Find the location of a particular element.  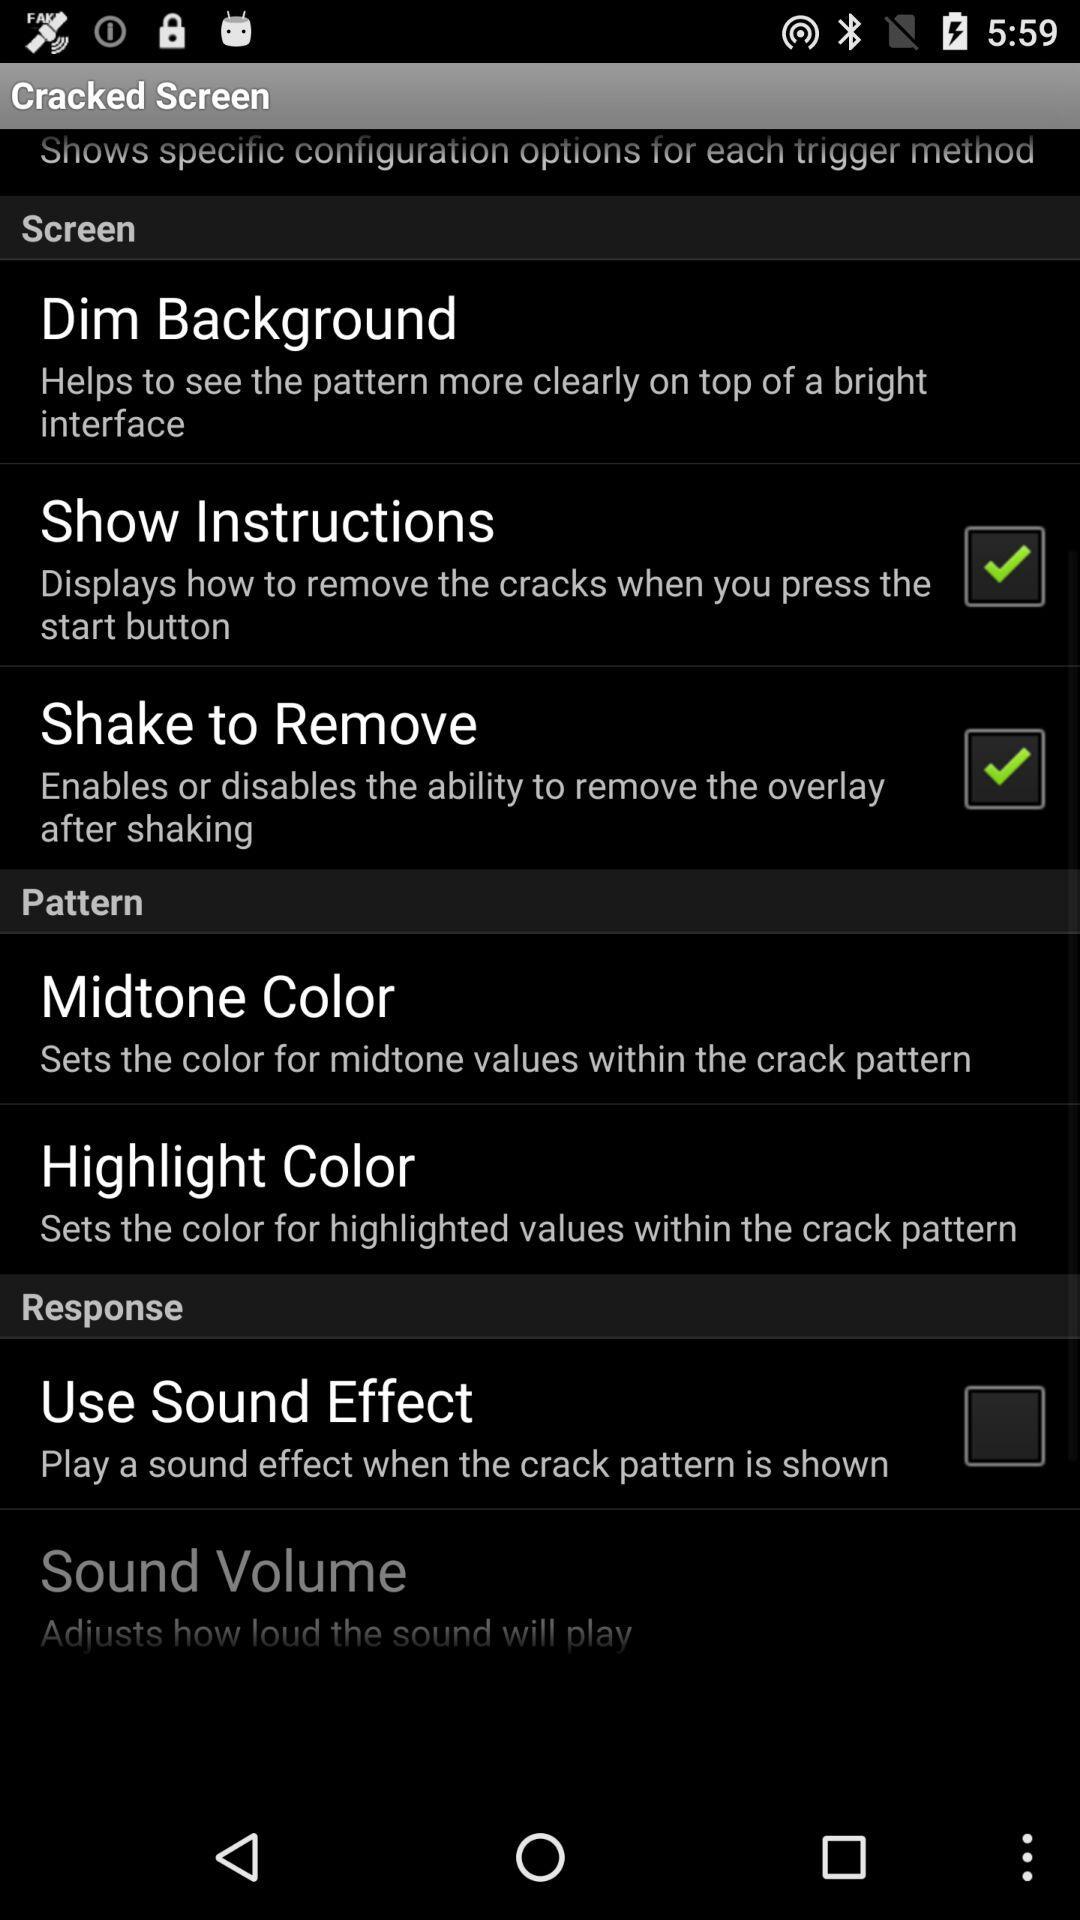

icon below play a sound app is located at coordinates (223, 1567).